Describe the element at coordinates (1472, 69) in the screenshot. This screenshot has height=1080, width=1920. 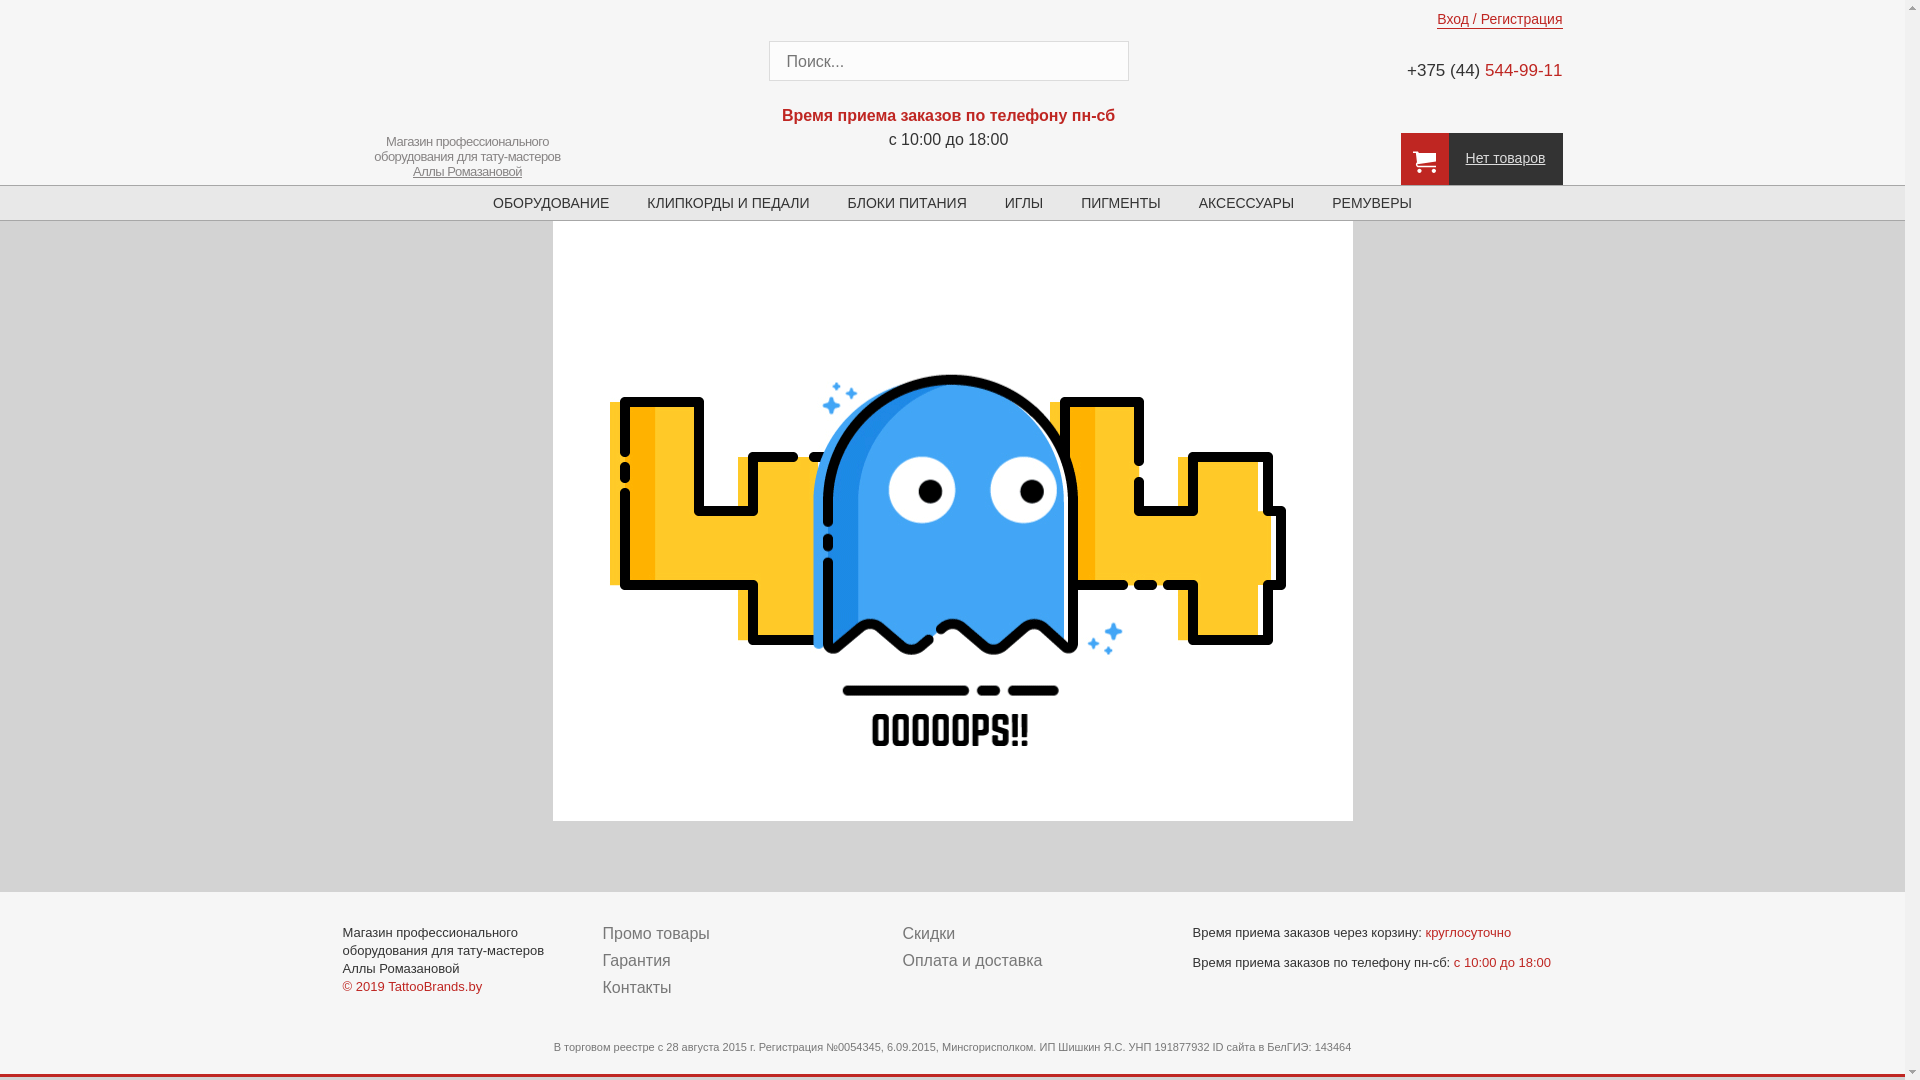
I see `'+375 (44) 544-99-11'` at that location.